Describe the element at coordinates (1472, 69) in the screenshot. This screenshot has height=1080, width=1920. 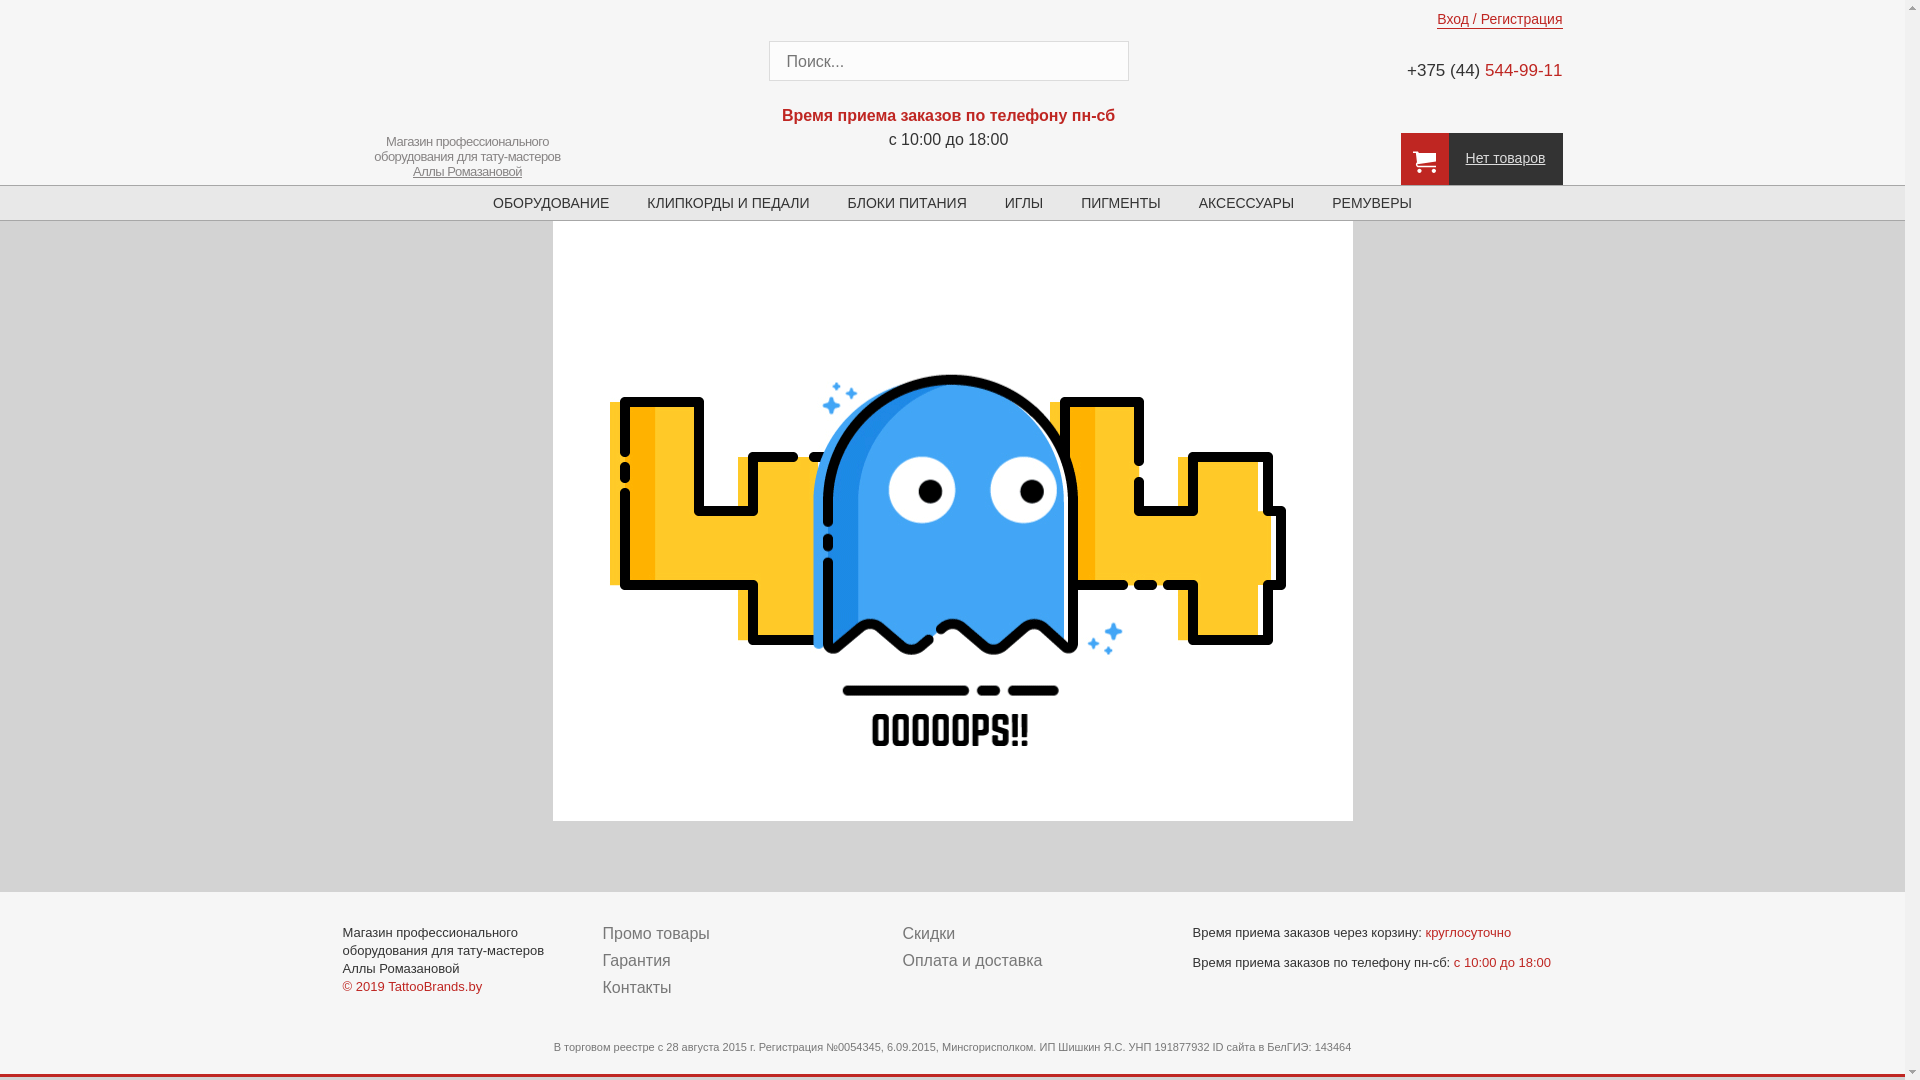
I see `'+375 (44) 544-99-11'` at that location.